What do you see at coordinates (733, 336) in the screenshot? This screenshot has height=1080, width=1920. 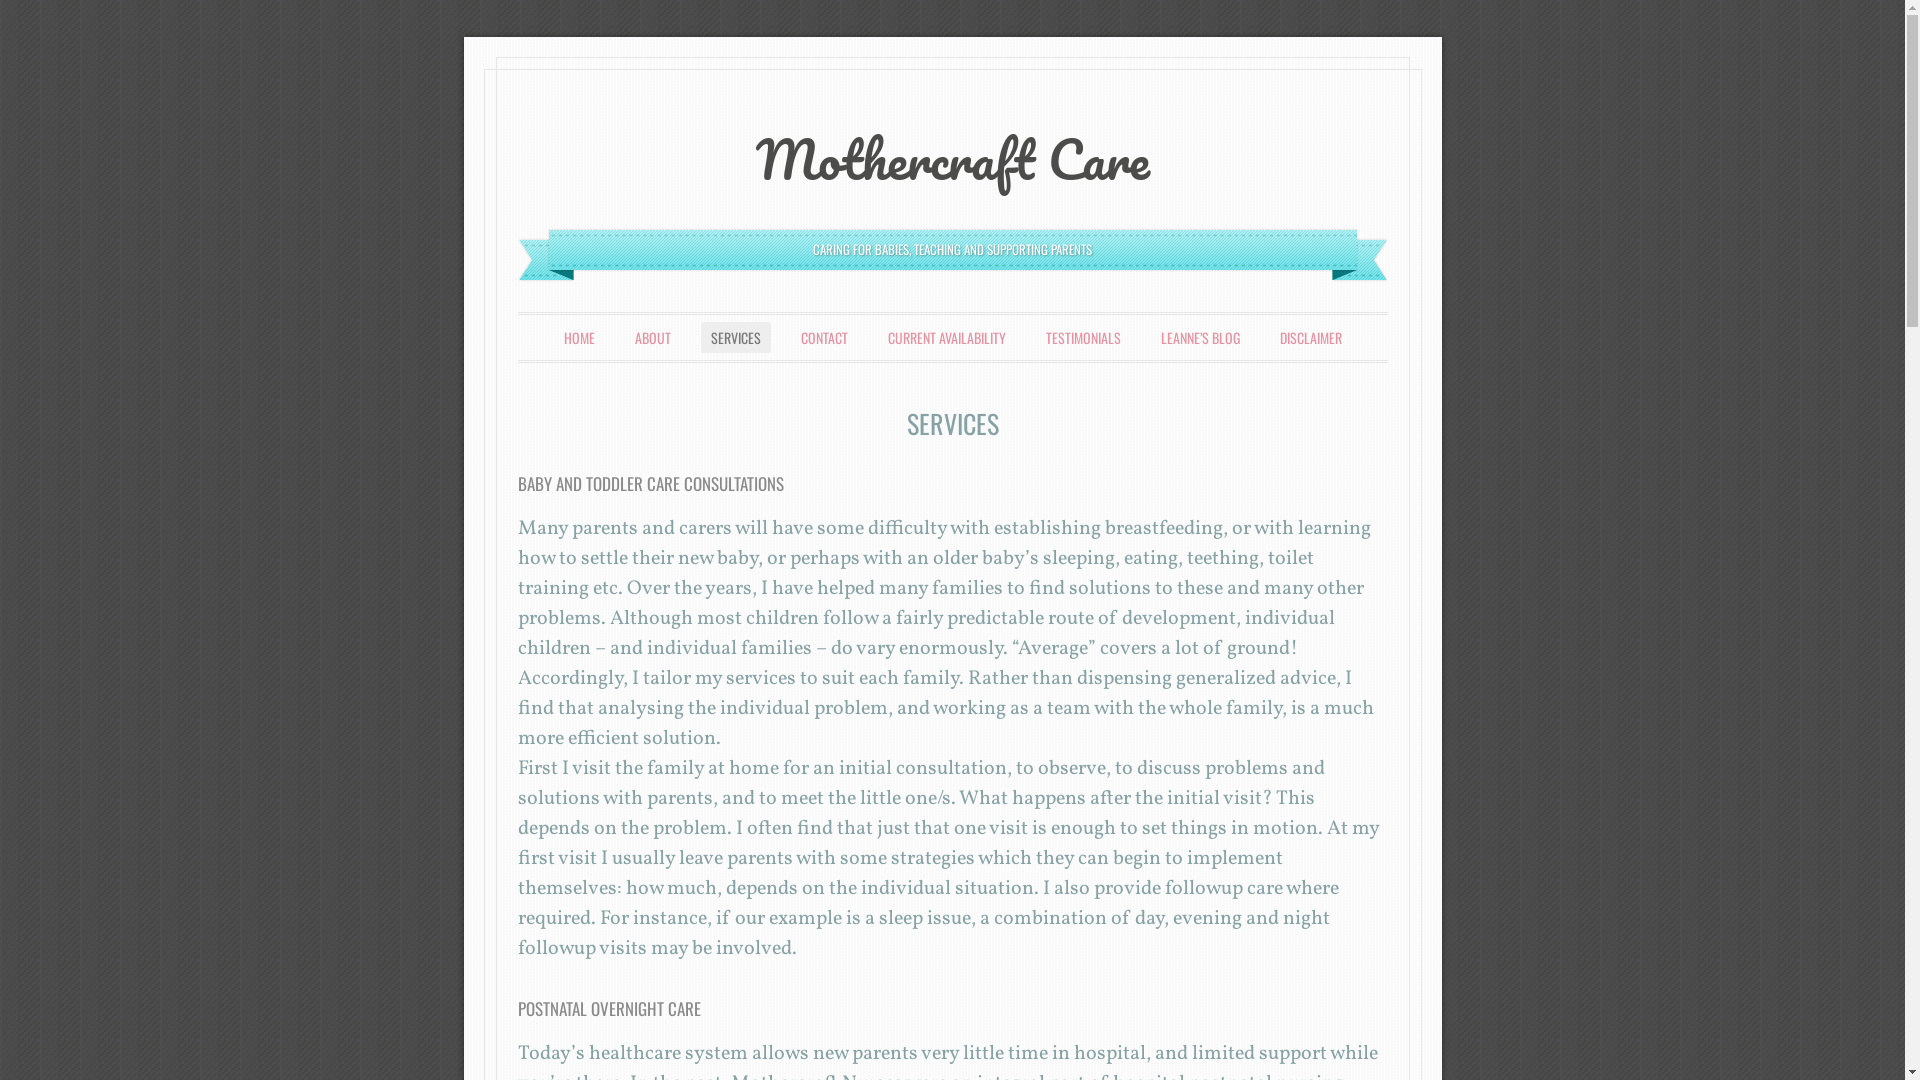 I see `'SERVICES'` at bounding box center [733, 336].